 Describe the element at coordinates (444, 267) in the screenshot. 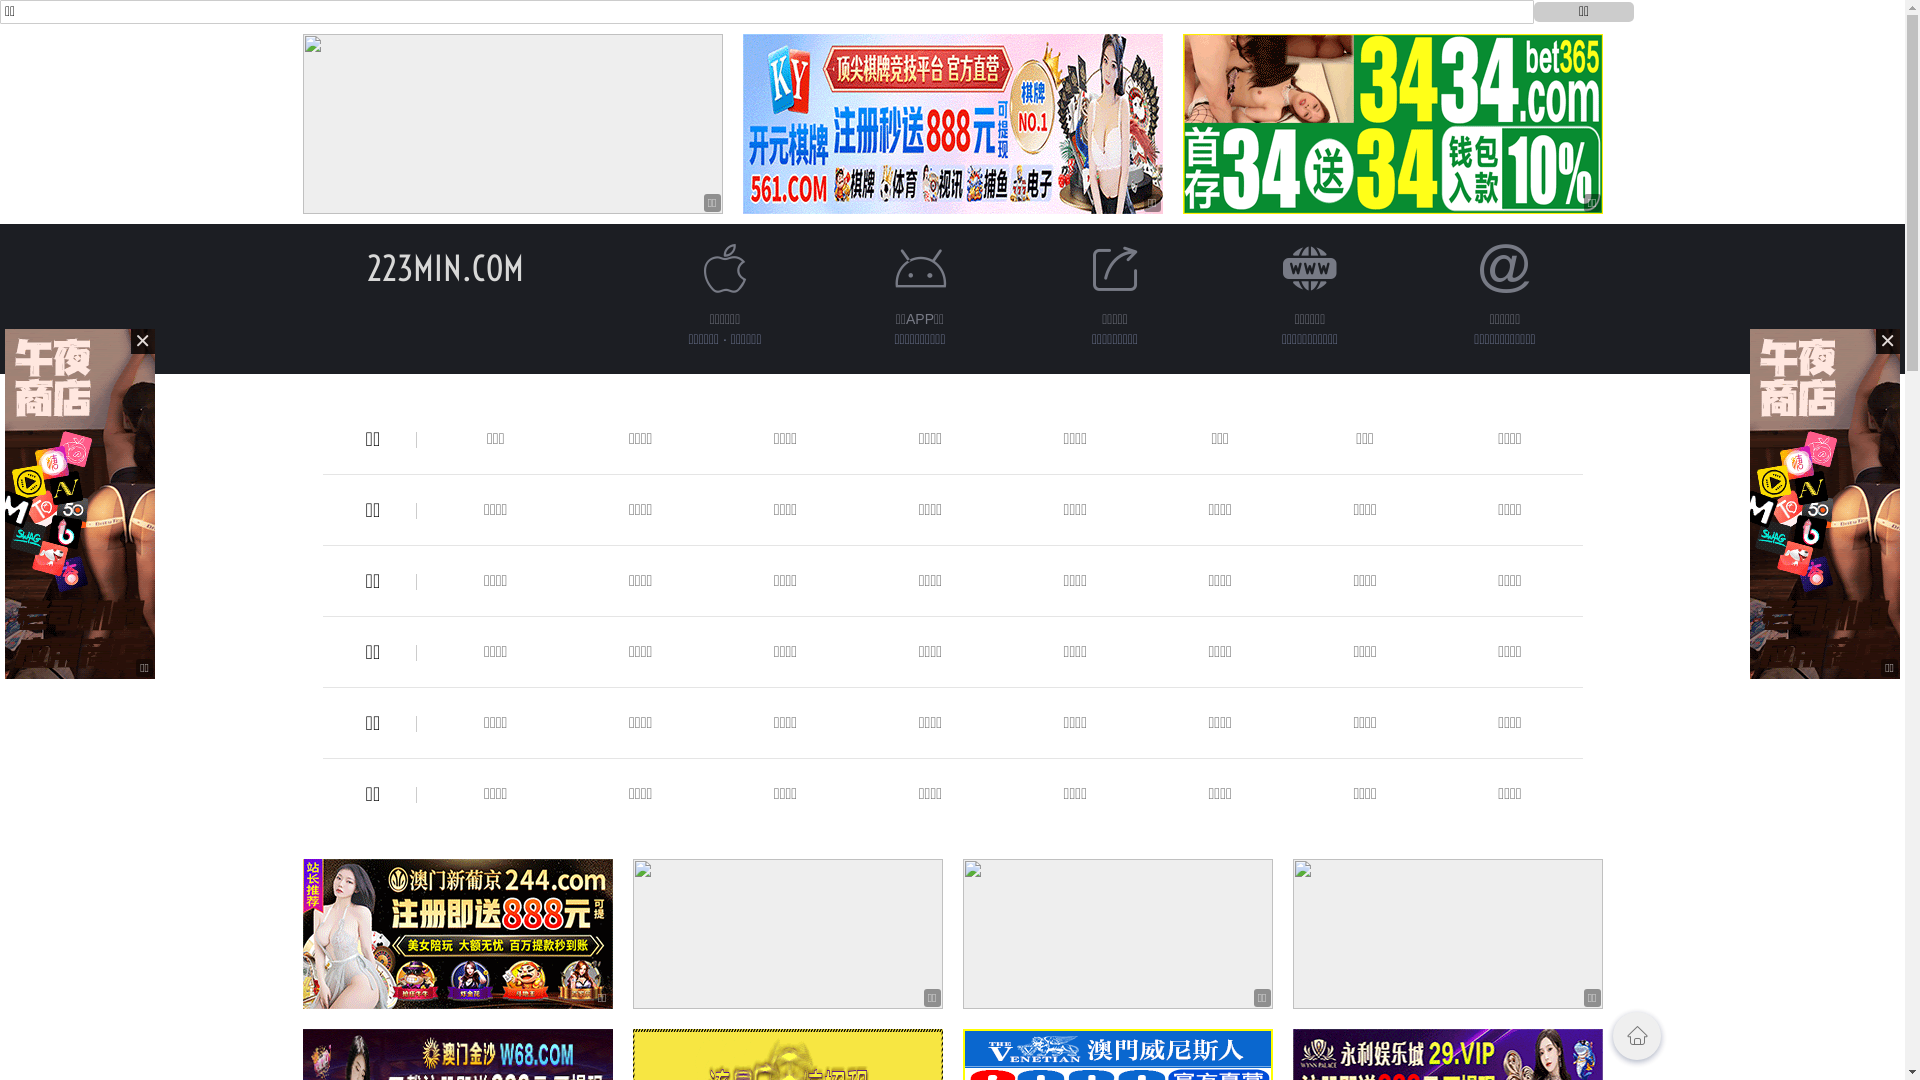

I see `'223MIN.COM'` at that location.